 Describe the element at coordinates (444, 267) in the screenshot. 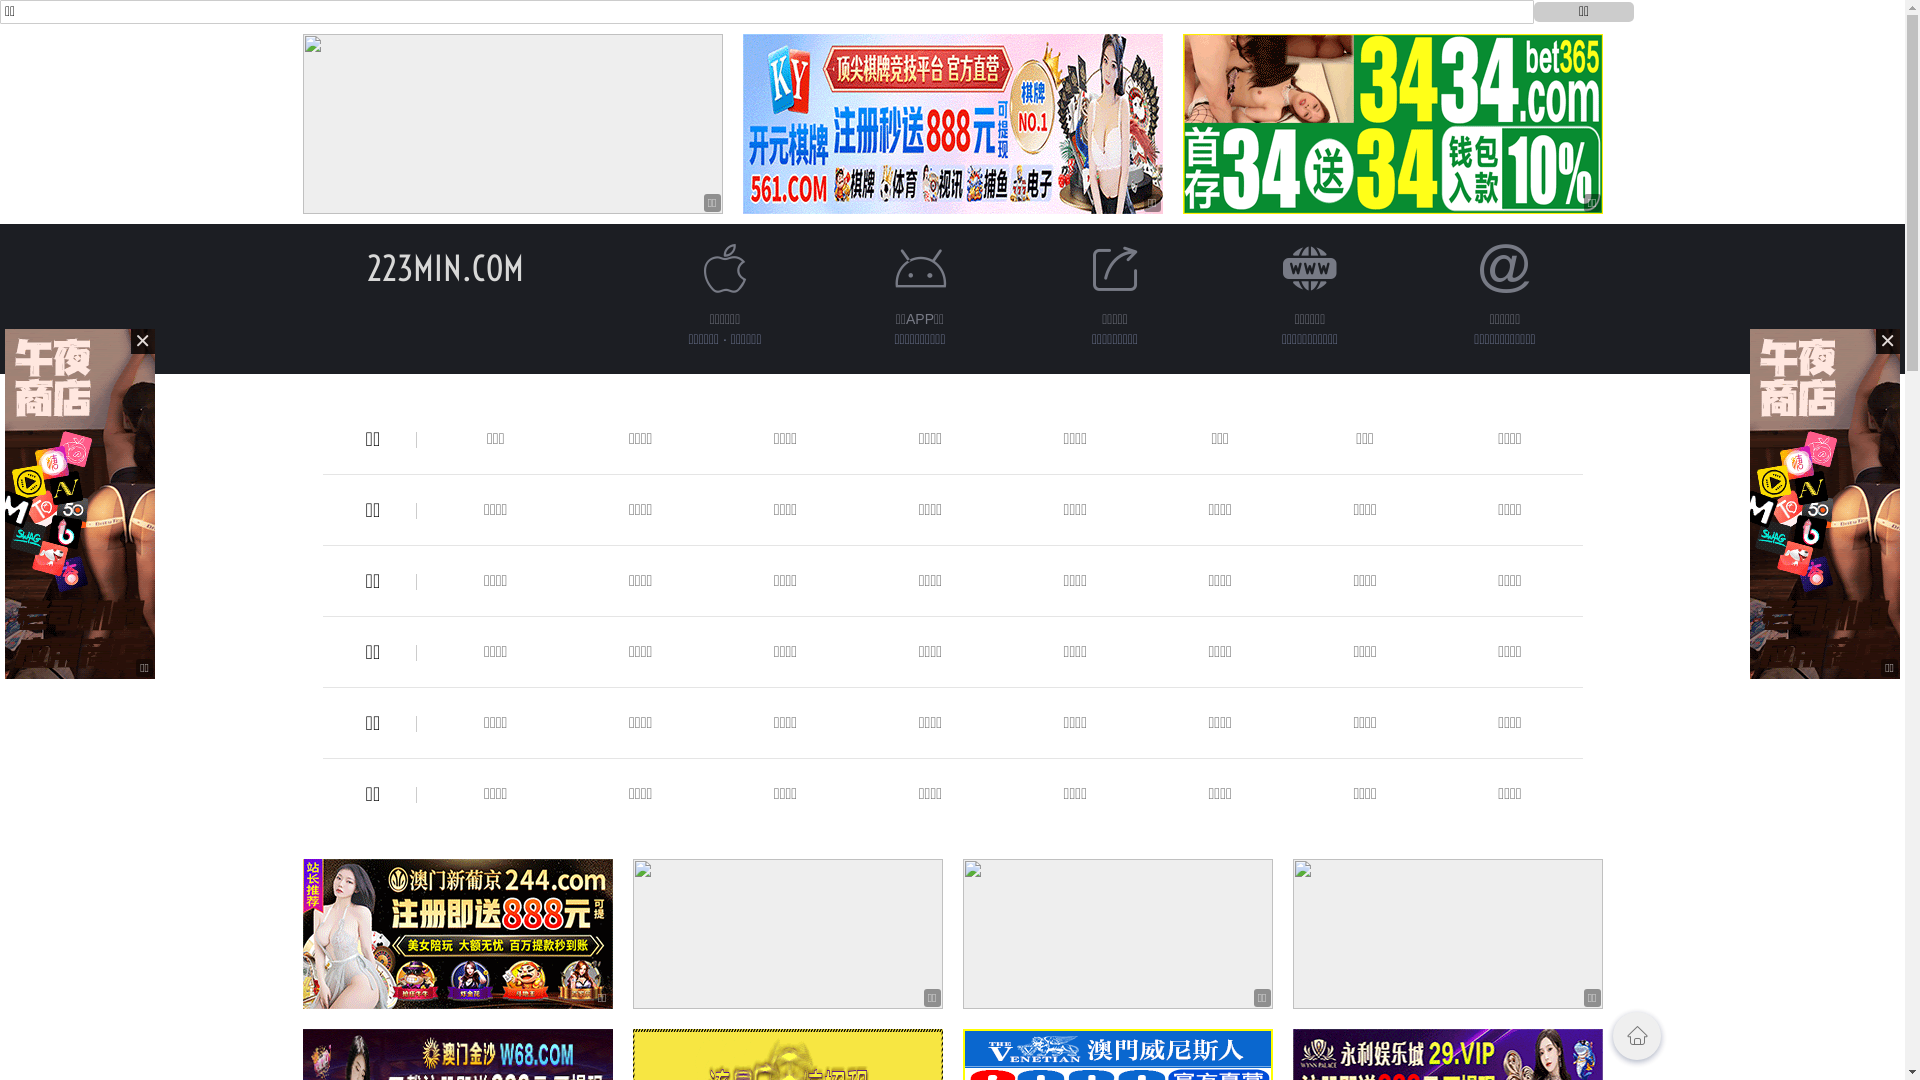

I see `'223MIN.COM'` at that location.